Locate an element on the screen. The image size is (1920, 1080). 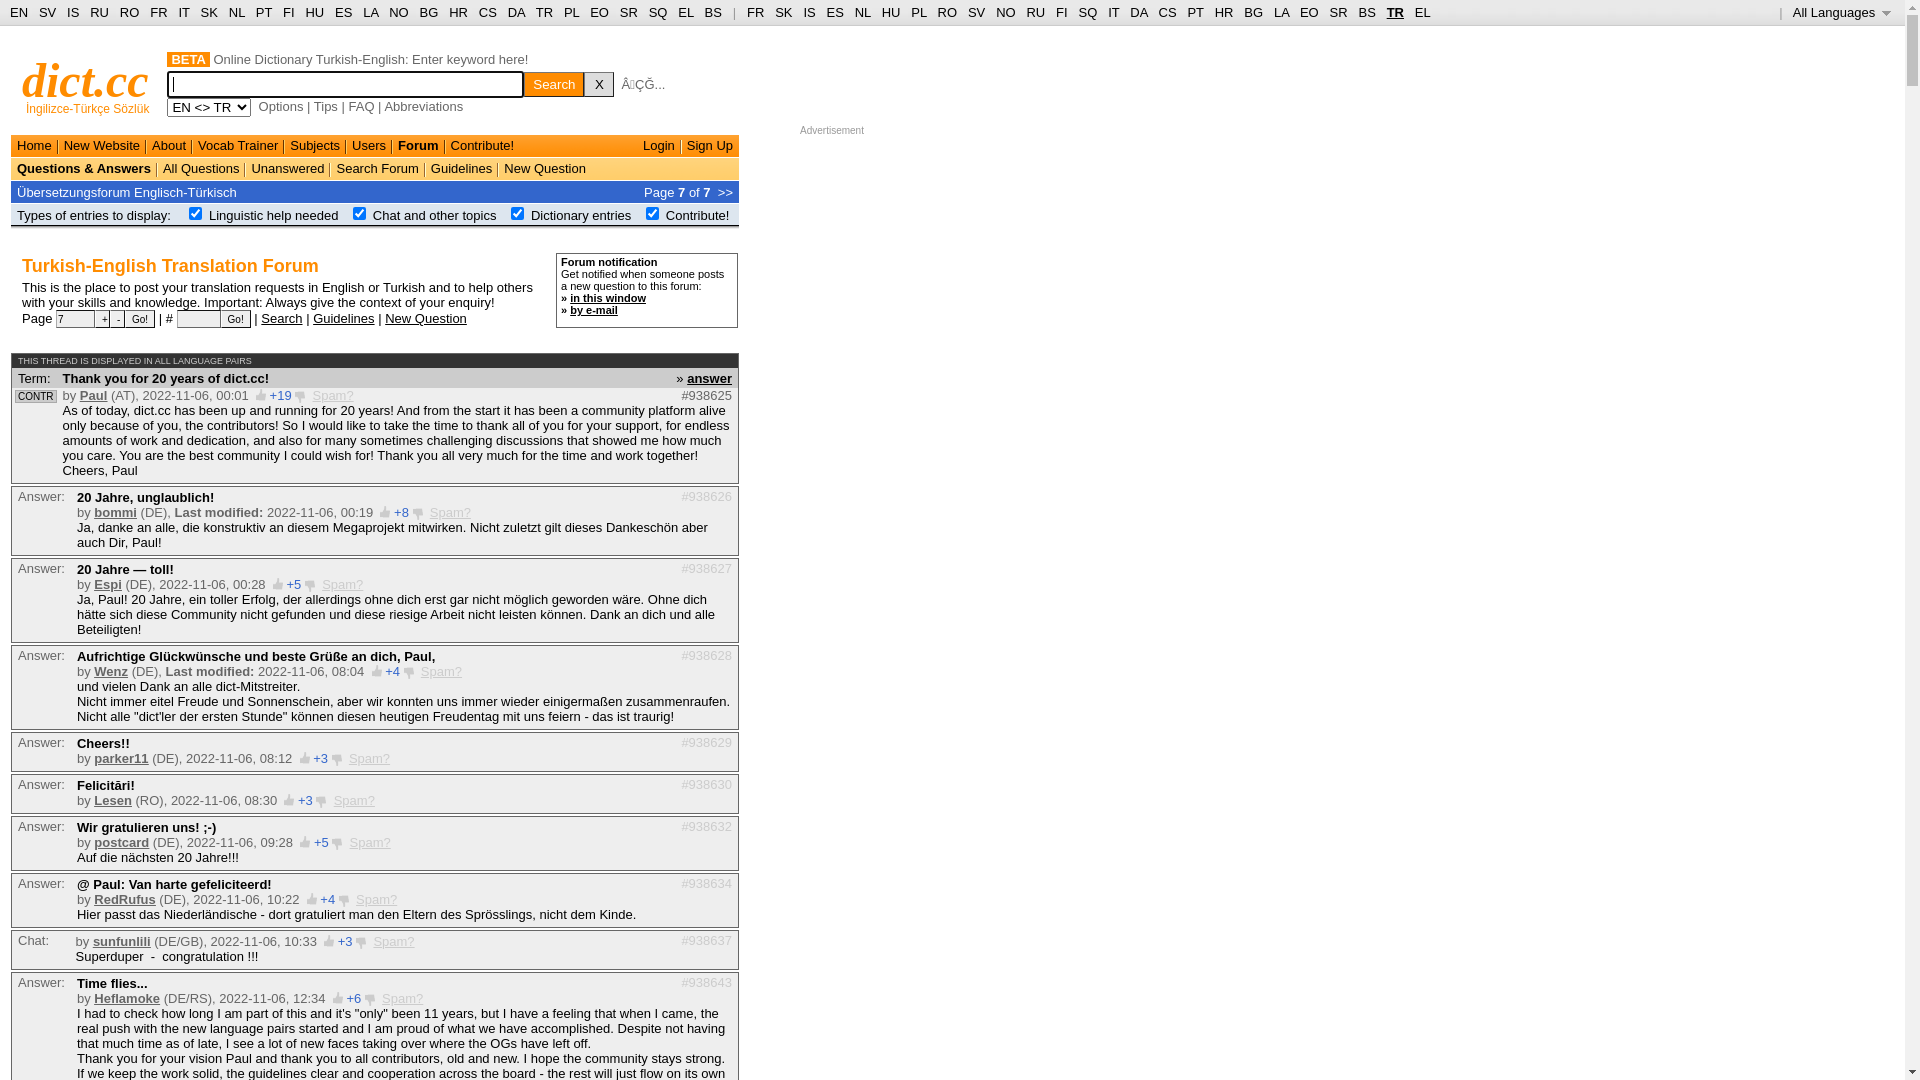
'Unanswered' is located at coordinates (286, 167).